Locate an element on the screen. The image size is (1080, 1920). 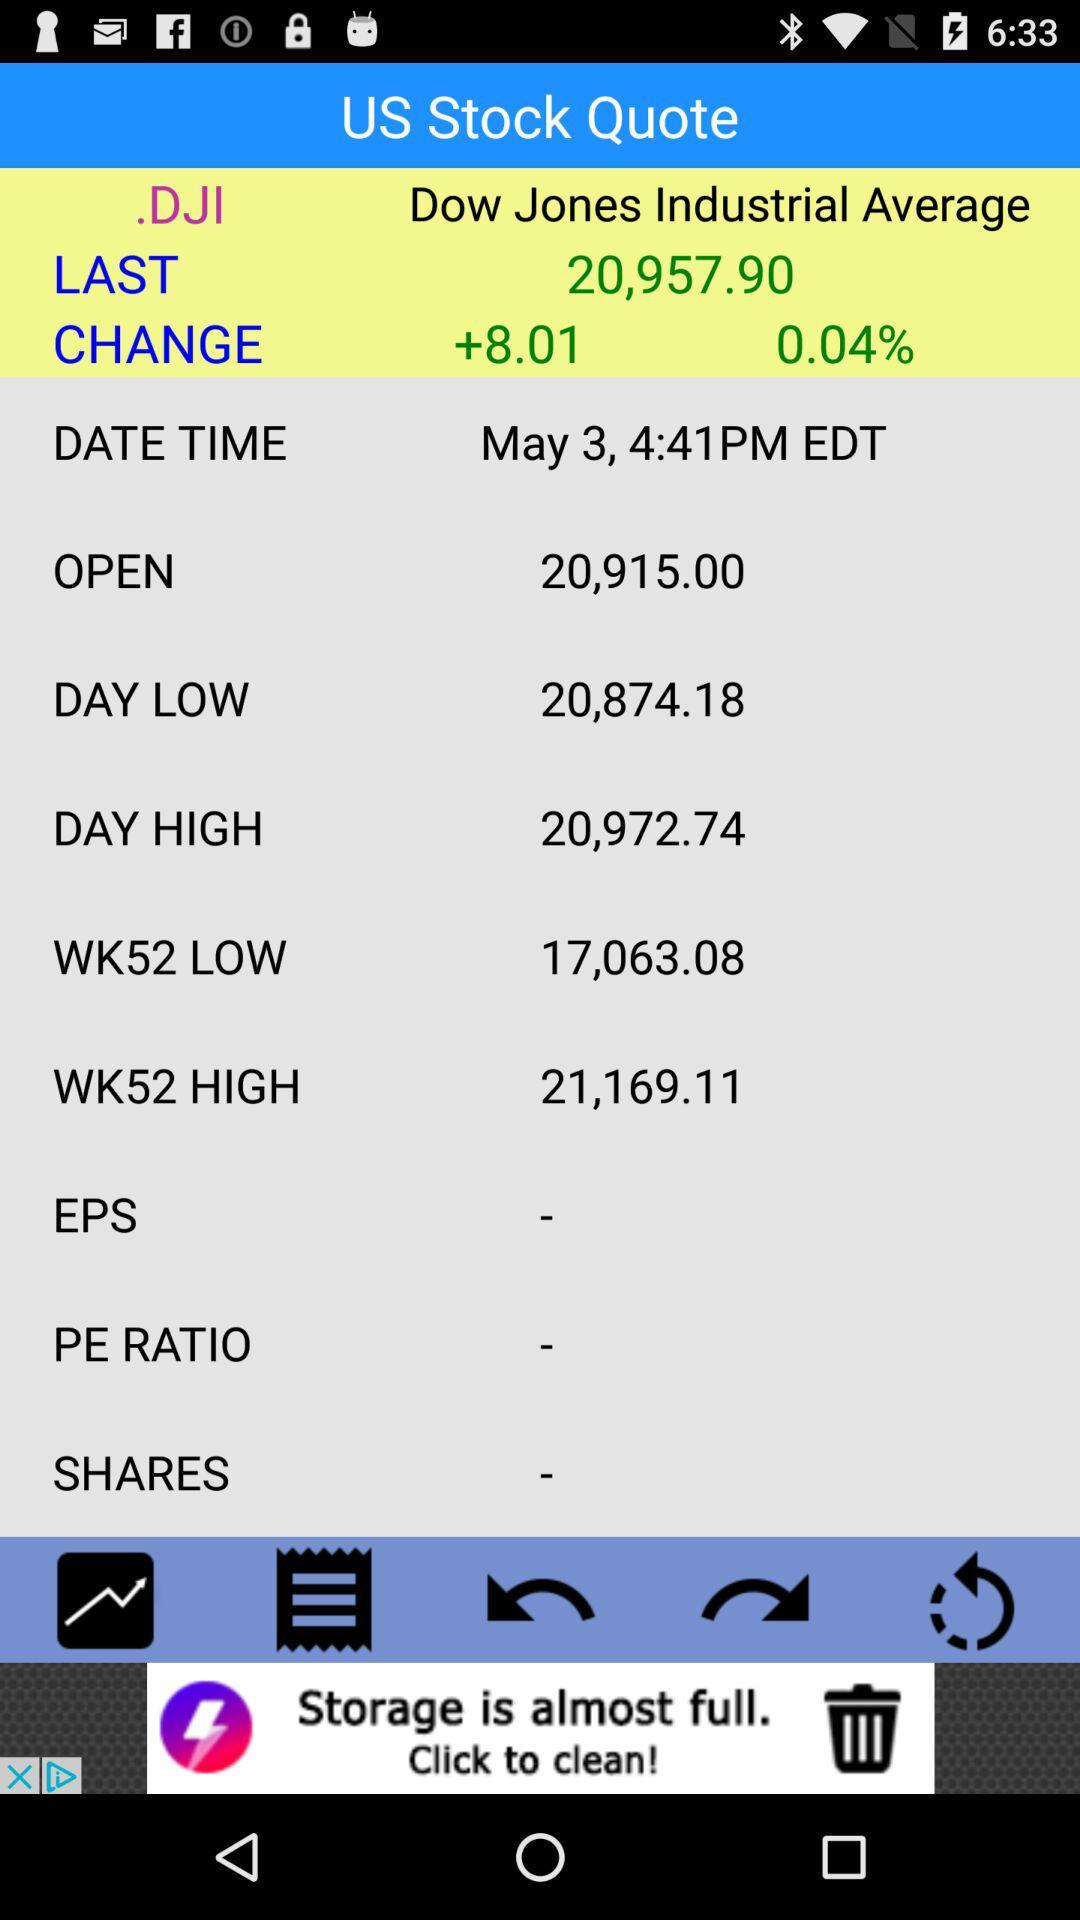
preview button is located at coordinates (540, 1598).